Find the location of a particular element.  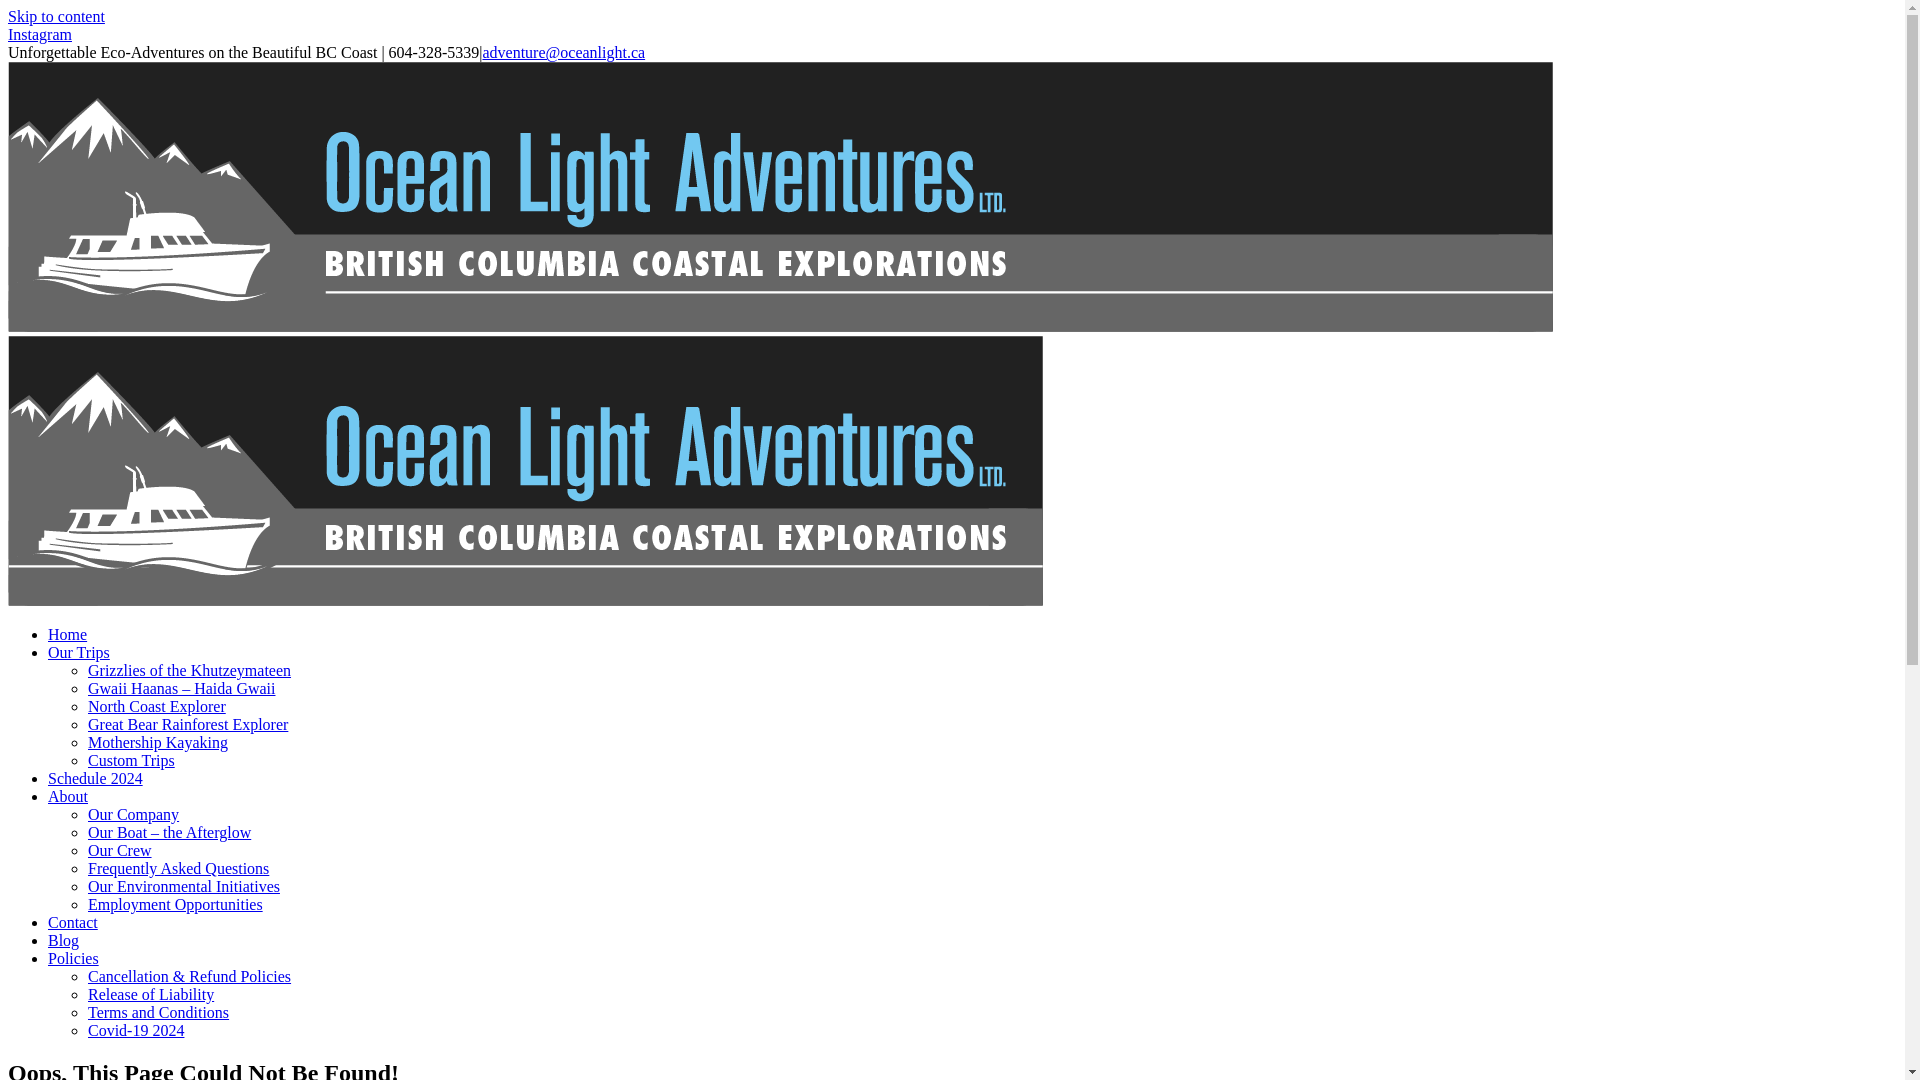

'Our Crew' is located at coordinates (119, 850).